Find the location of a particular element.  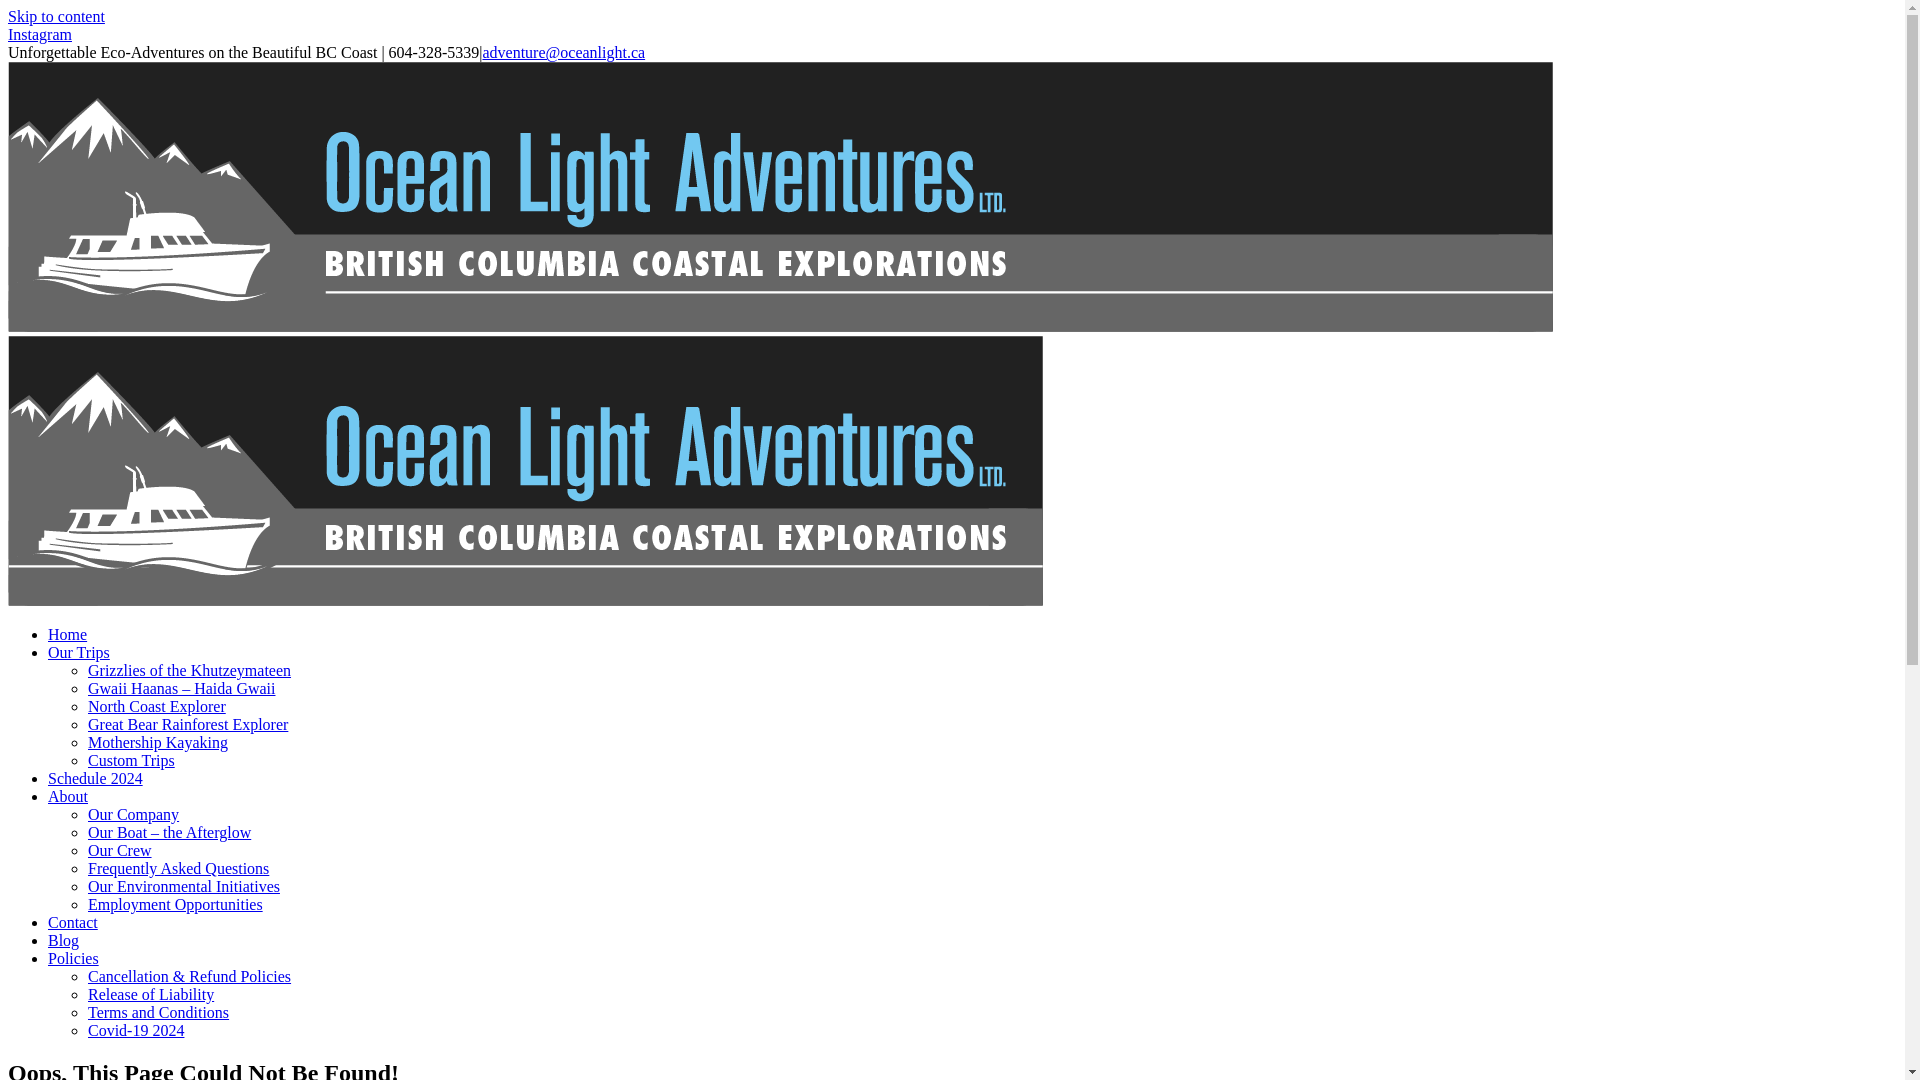

'Our Crew' is located at coordinates (119, 850).